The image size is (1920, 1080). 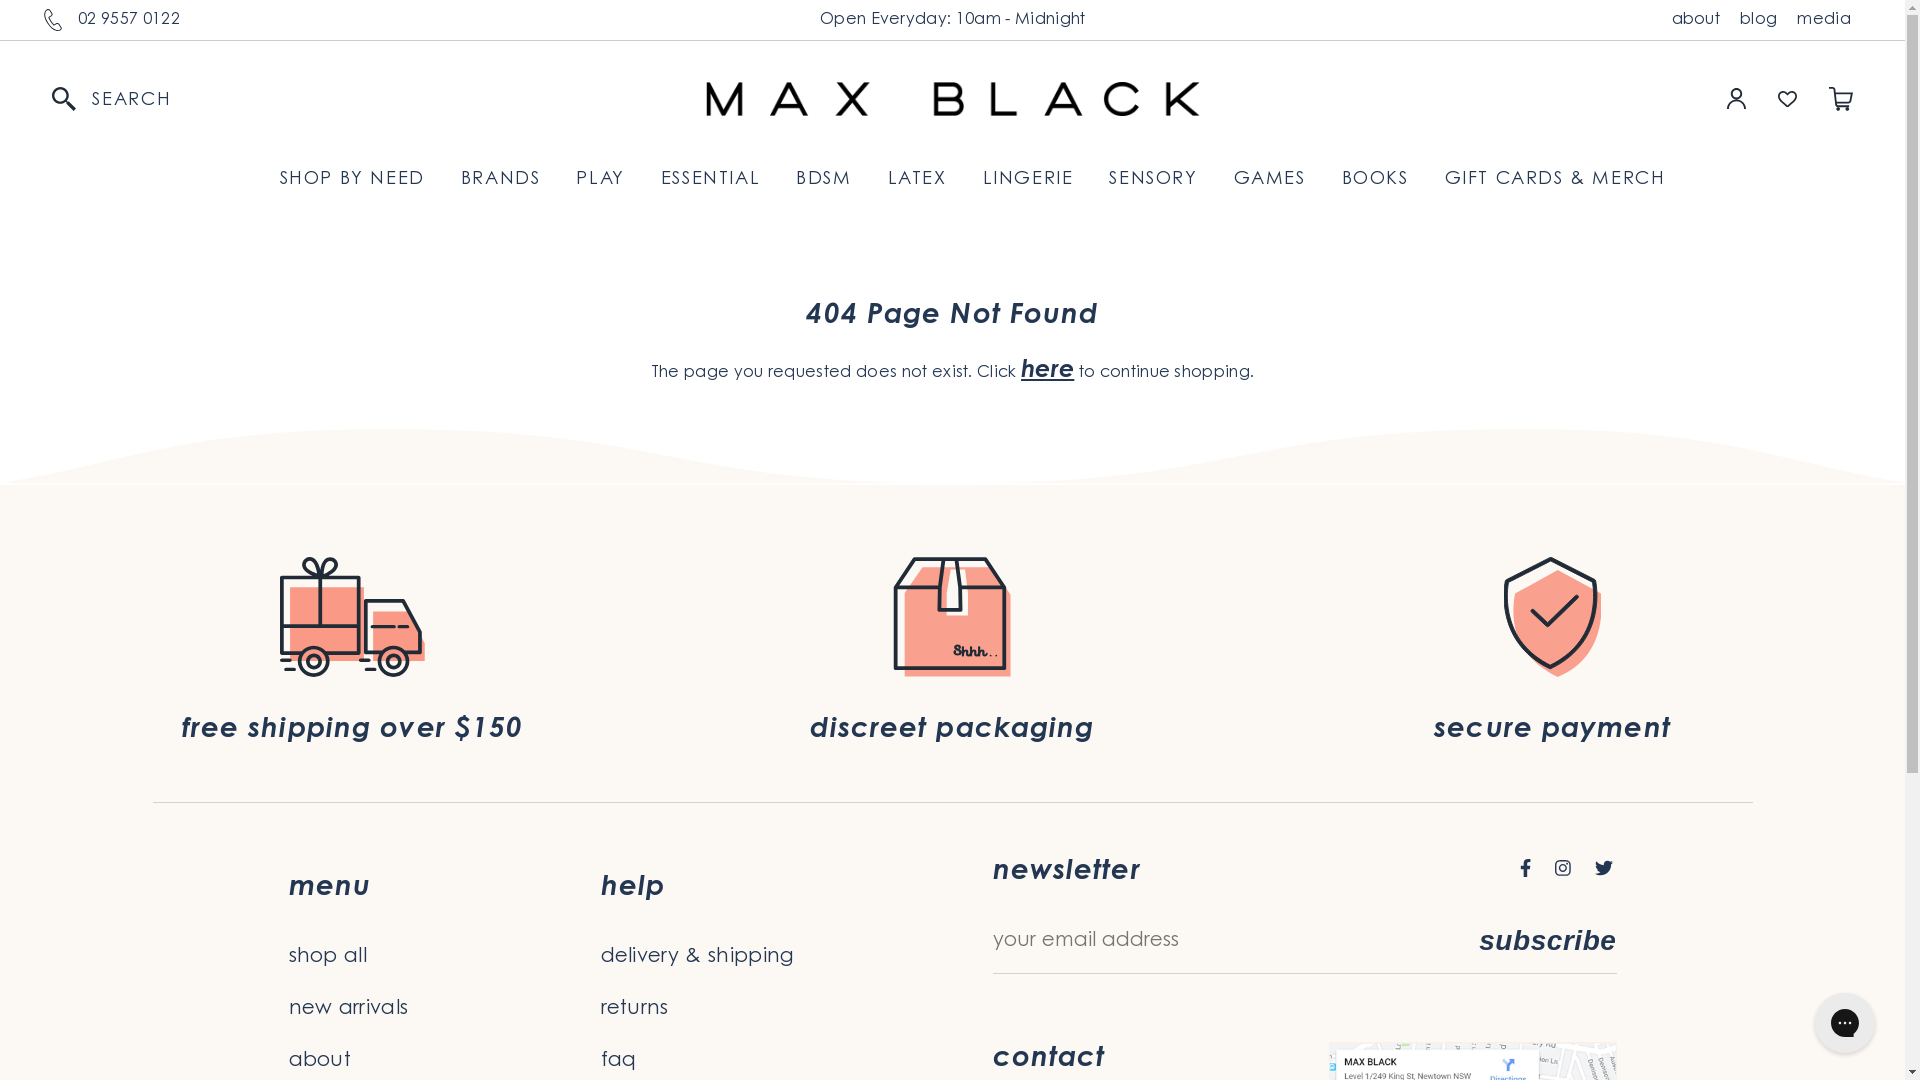 What do you see at coordinates (575, 180) in the screenshot?
I see `'PLAY'` at bounding box center [575, 180].